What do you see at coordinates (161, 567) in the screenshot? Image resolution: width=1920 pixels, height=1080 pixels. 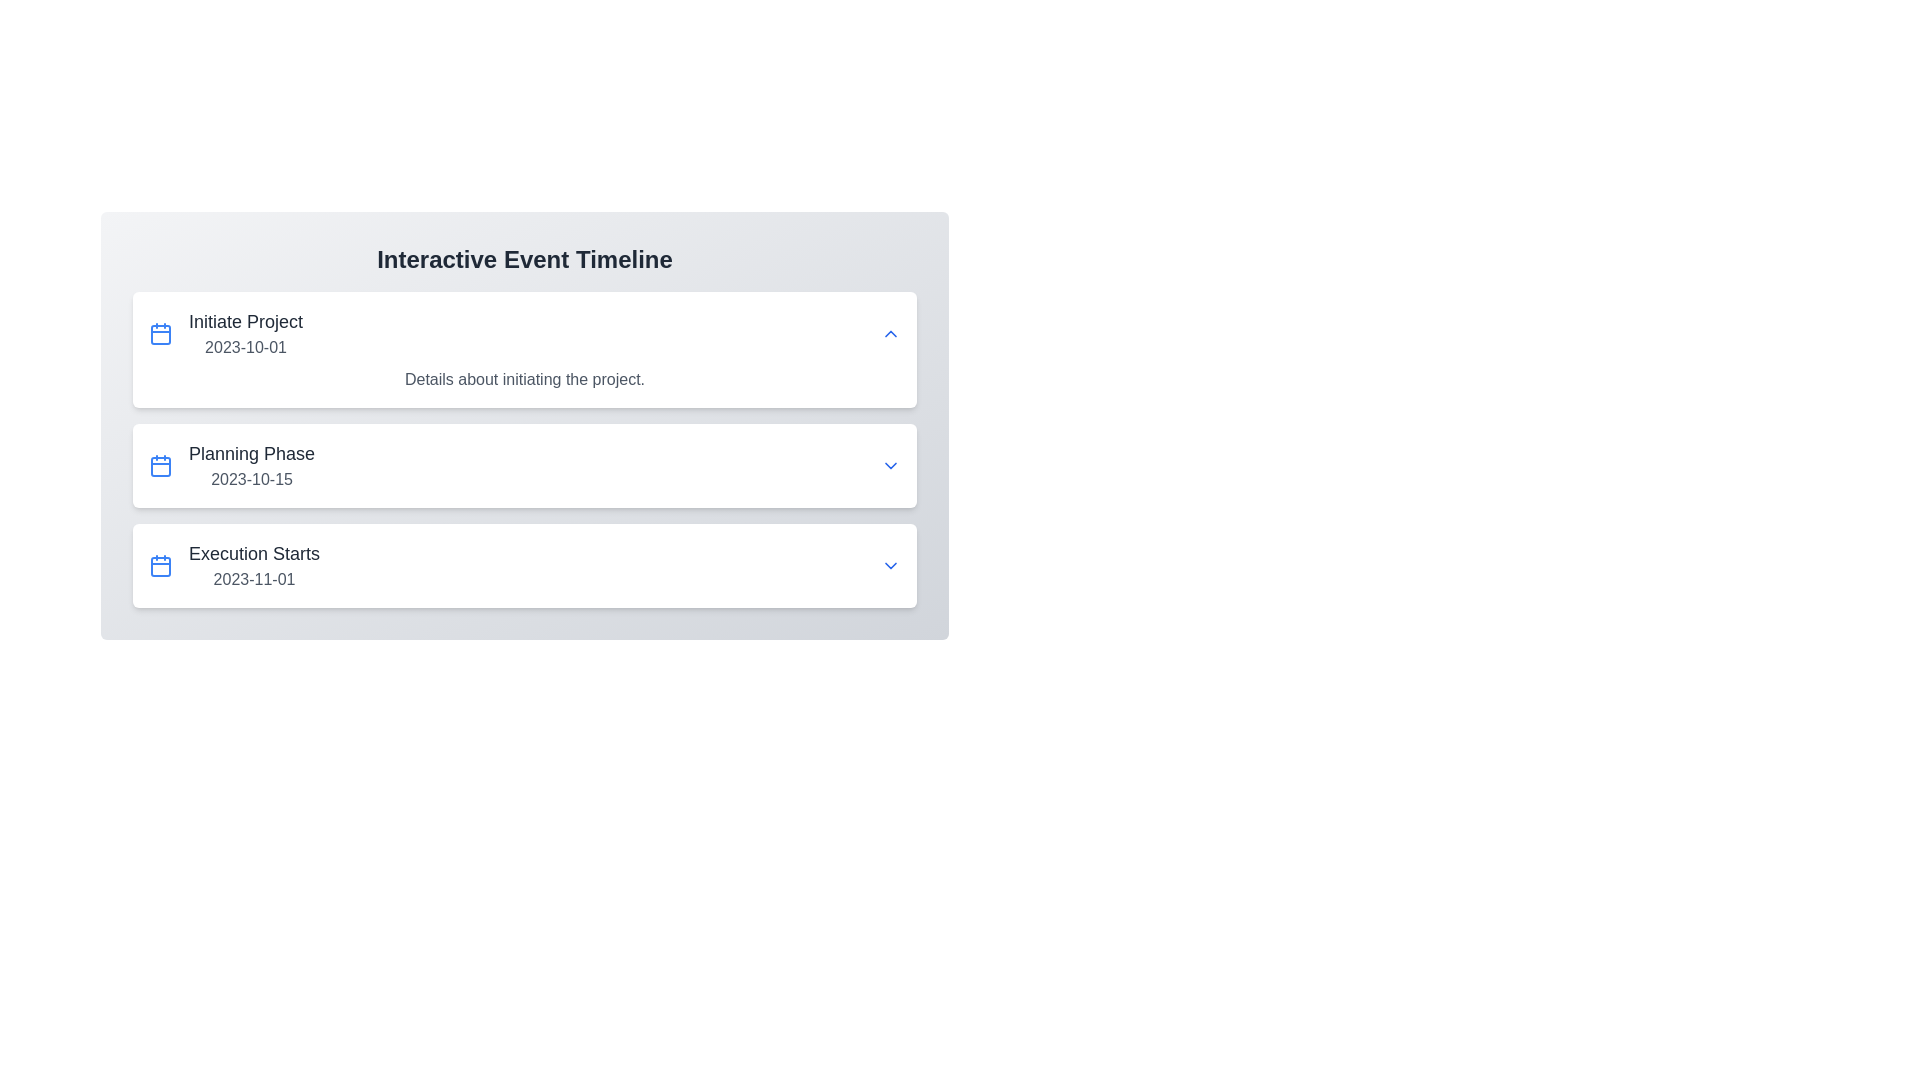 I see `the rectangular SVG graphical component styled as part of a calendar icon on the left side of the first entry in the timeline interface` at bounding box center [161, 567].